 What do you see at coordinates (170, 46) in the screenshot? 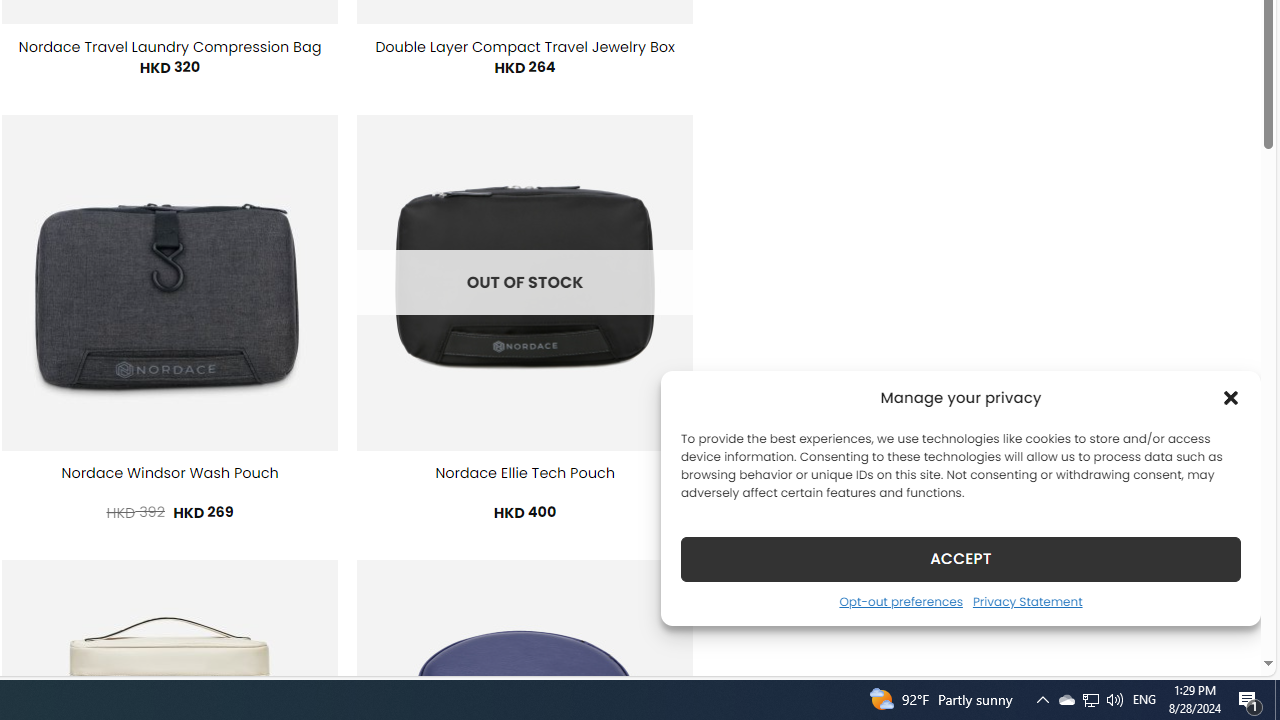
I see `'Nordace Travel Laundry Compression Bag'` at bounding box center [170, 46].